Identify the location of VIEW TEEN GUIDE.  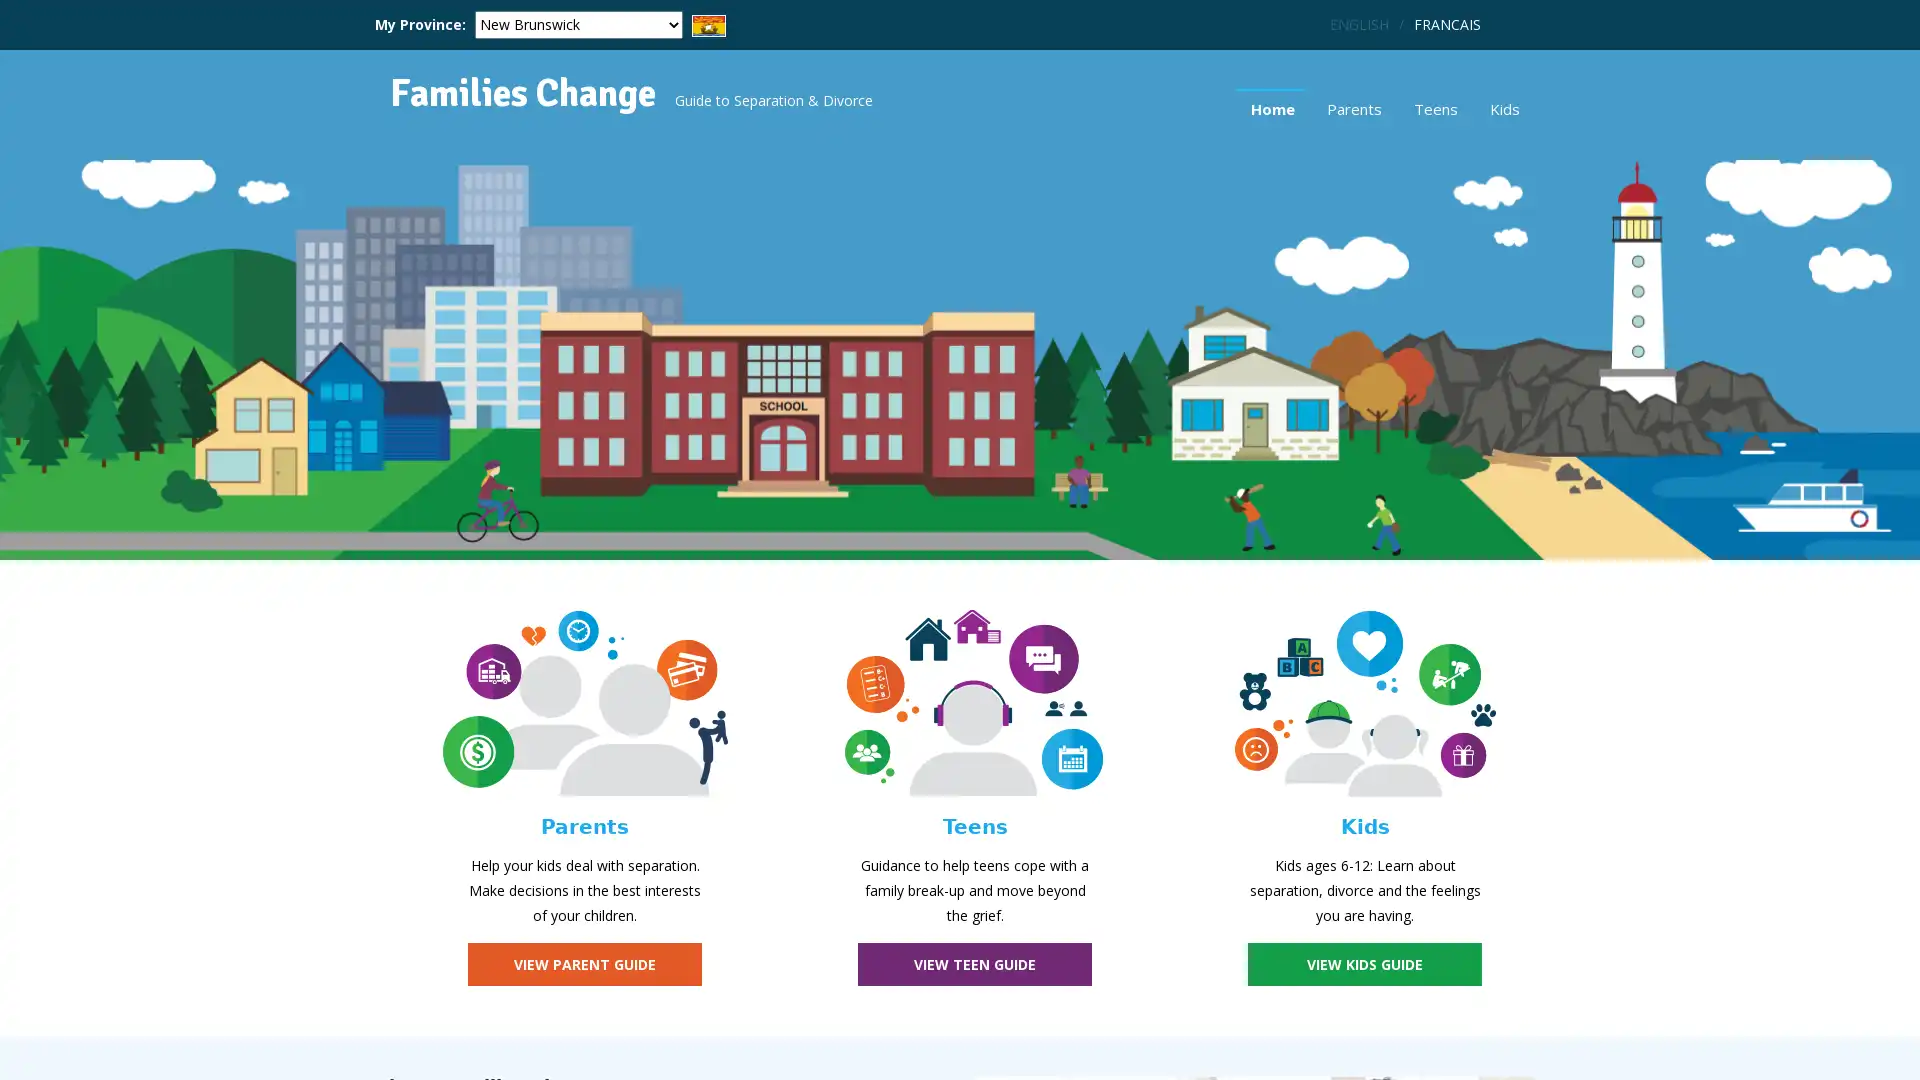
(974, 963).